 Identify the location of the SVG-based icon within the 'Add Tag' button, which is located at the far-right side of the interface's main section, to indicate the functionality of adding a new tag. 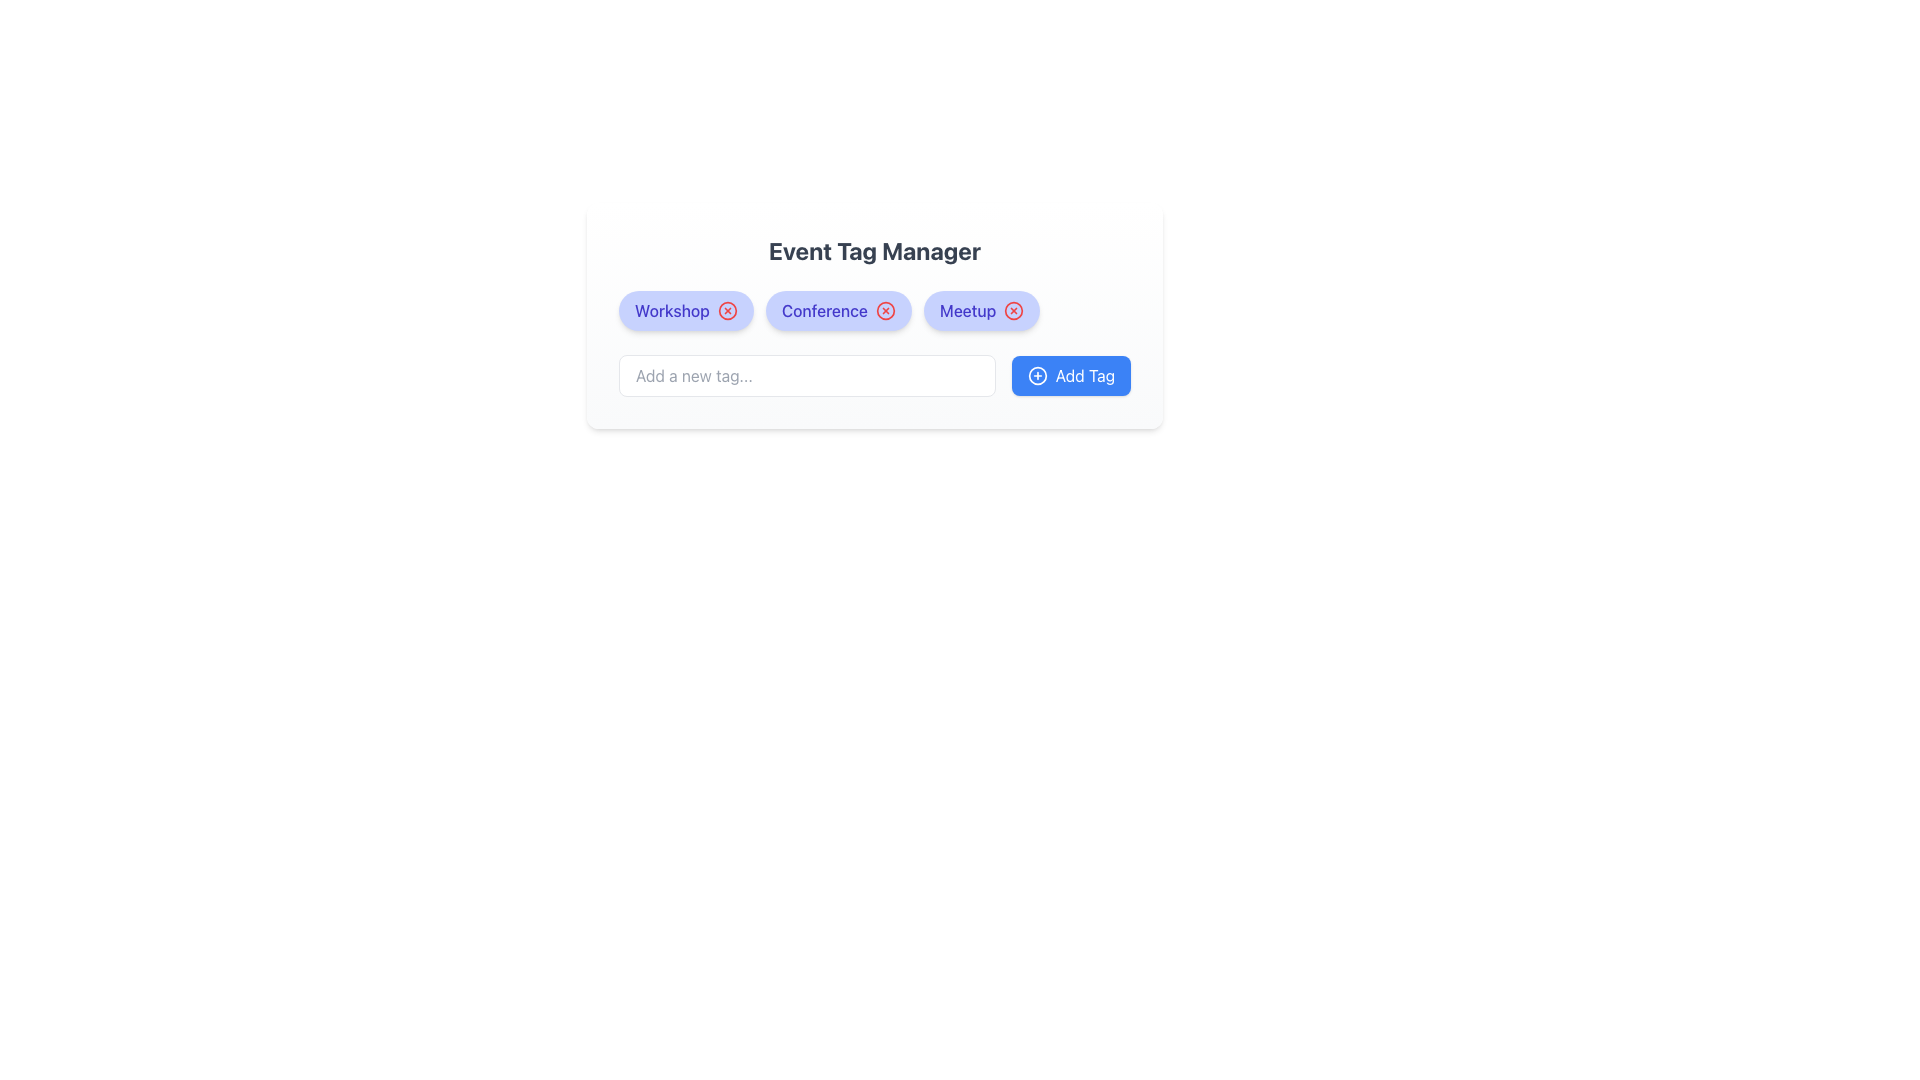
(1037, 375).